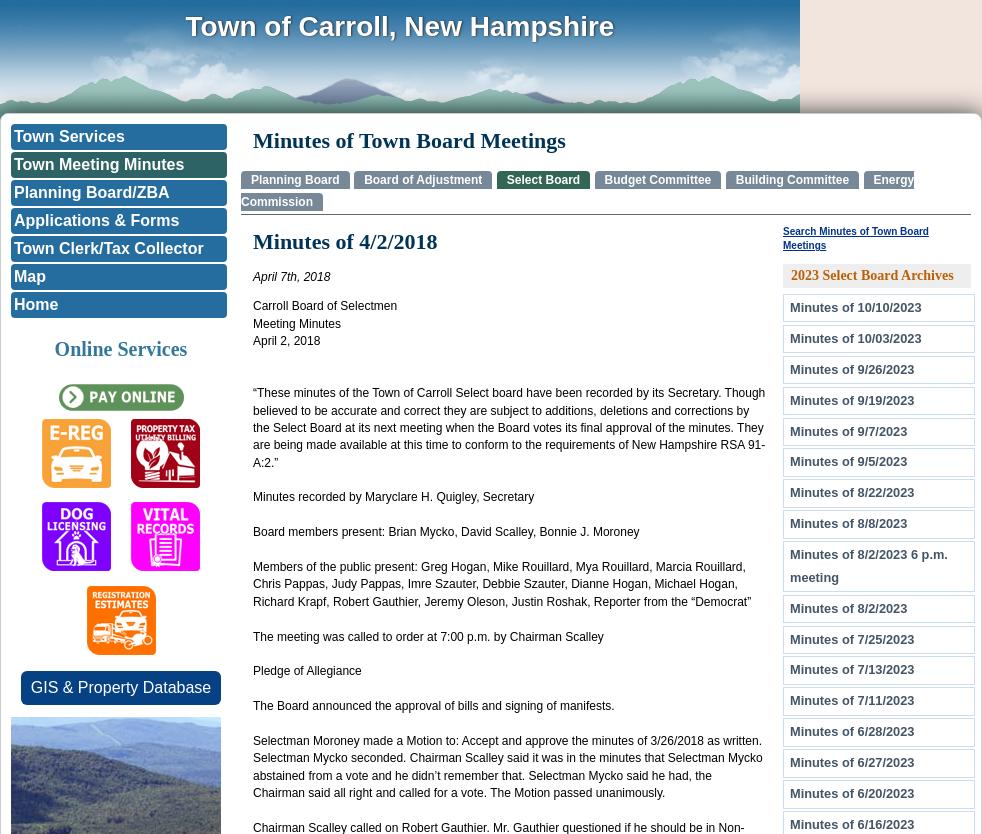  Describe the element at coordinates (872, 273) in the screenshot. I see `'2023 Select Board Archives'` at that location.